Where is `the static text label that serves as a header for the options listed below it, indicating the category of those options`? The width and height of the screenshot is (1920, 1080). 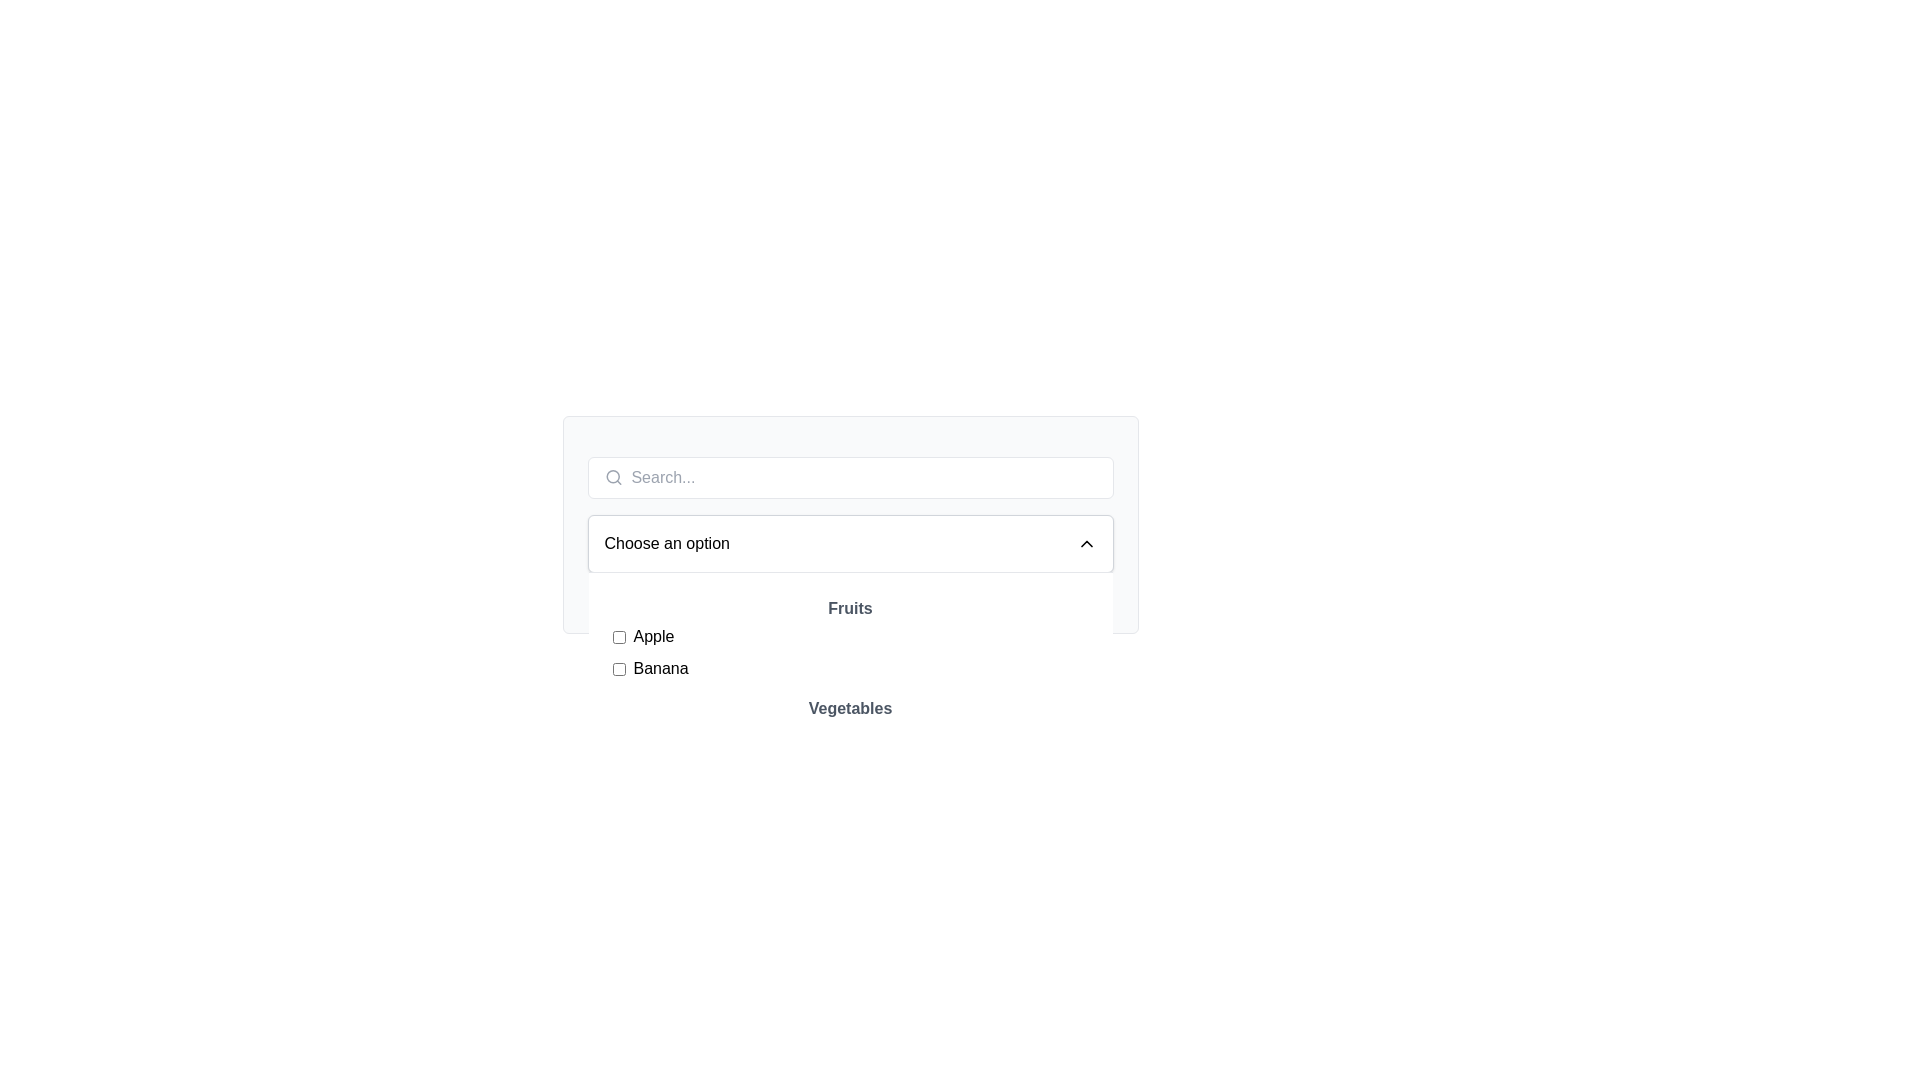 the static text label that serves as a header for the options listed below it, indicating the category of those options is located at coordinates (850, 608).